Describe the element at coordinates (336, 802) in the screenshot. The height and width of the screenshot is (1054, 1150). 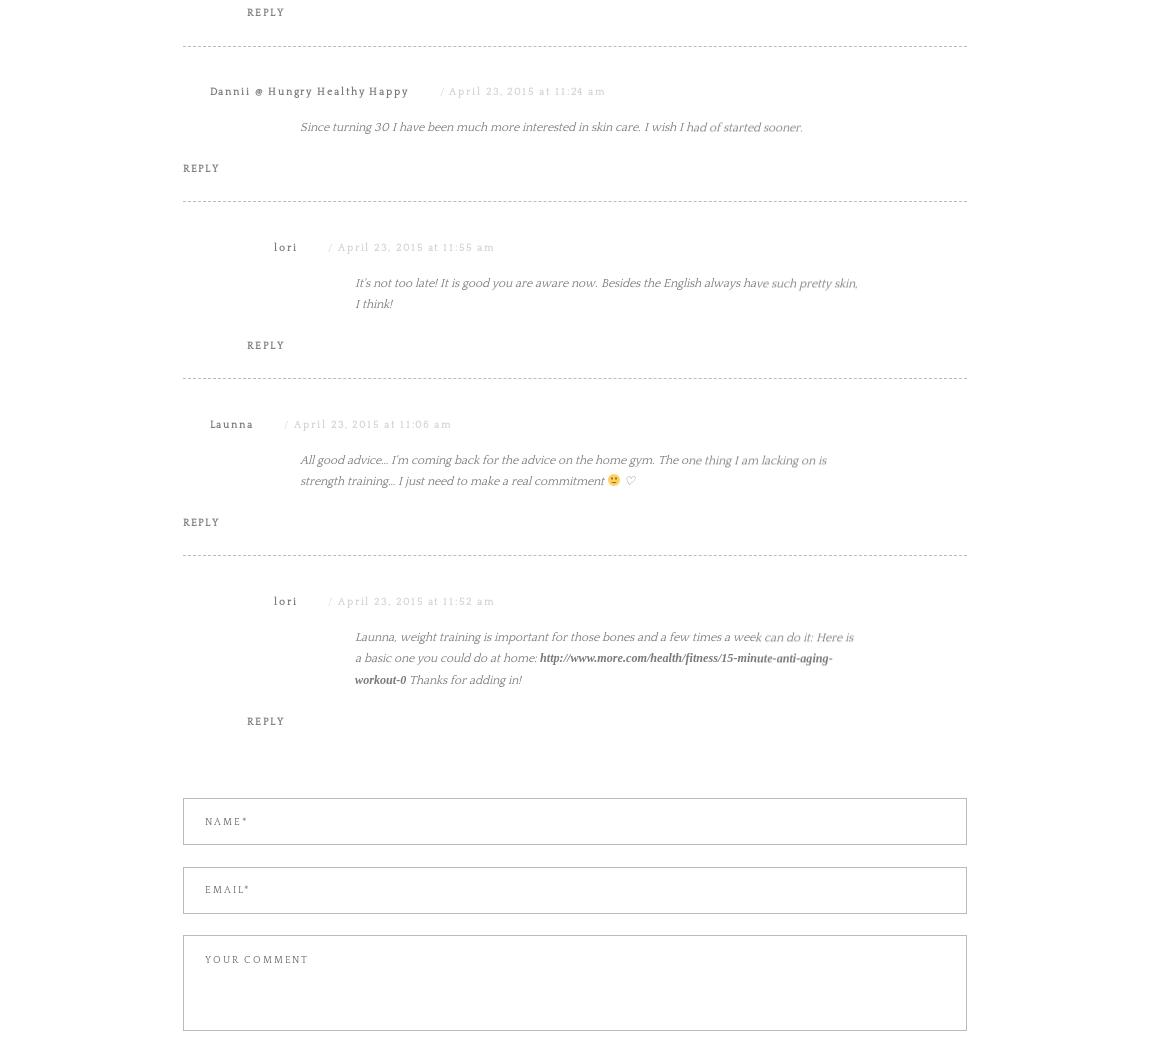
I see `'April 23, 2015 at 11:52 am'` at that location.